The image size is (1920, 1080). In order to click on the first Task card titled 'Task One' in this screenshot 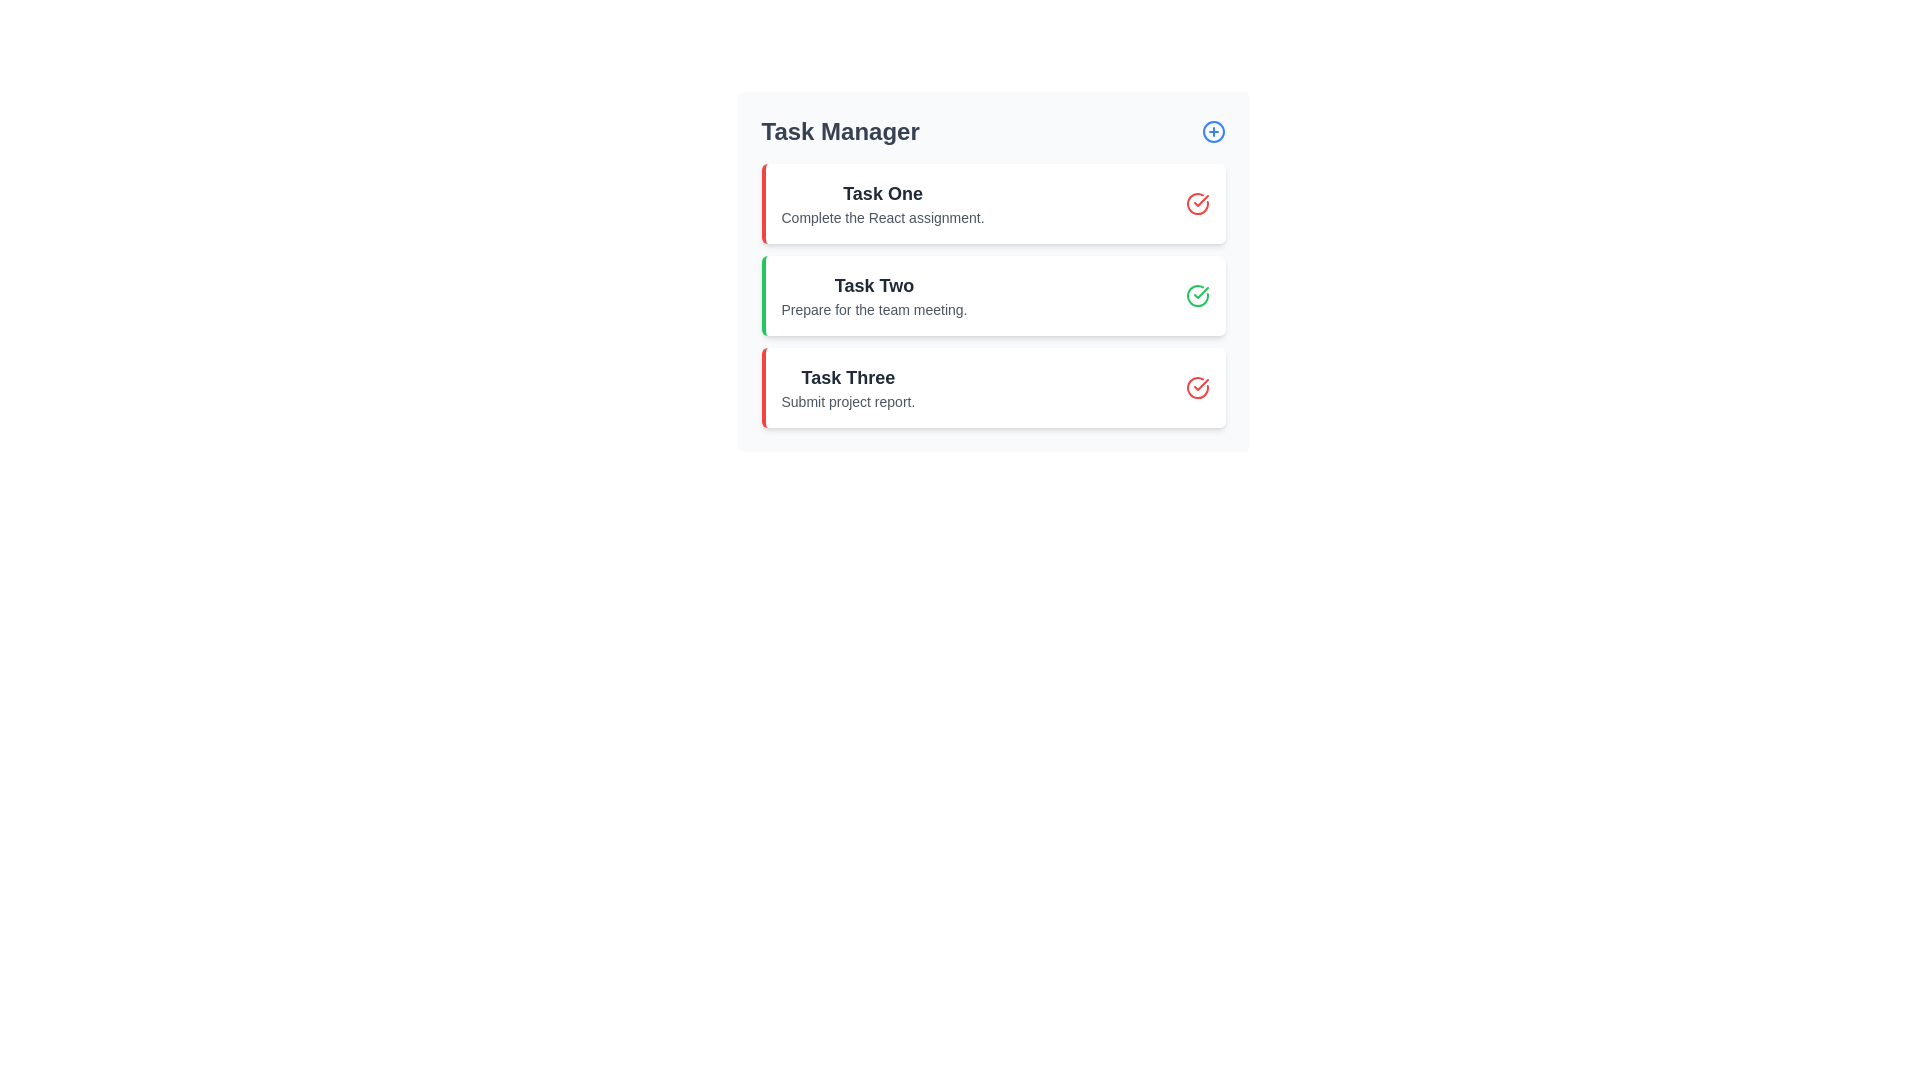, I will do `click(993, 204)`.